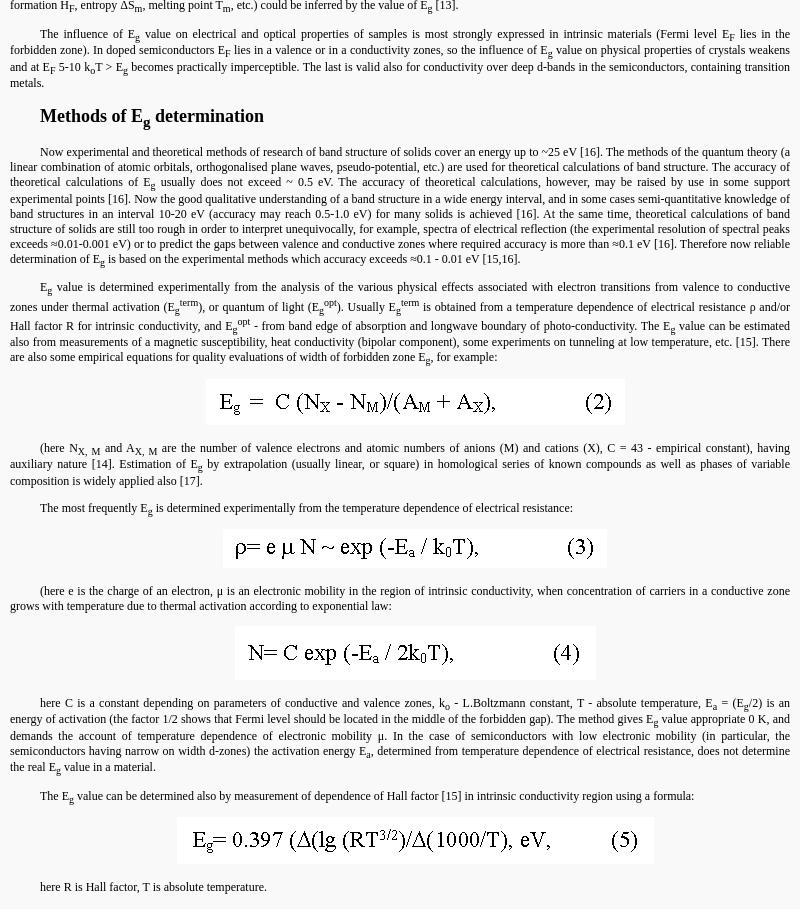 The width and height of the screenshot is (800, 909). Describe the element at coordinates (197, 304) in the screenshot. I see `'), or quantum of light (E'` at that location.